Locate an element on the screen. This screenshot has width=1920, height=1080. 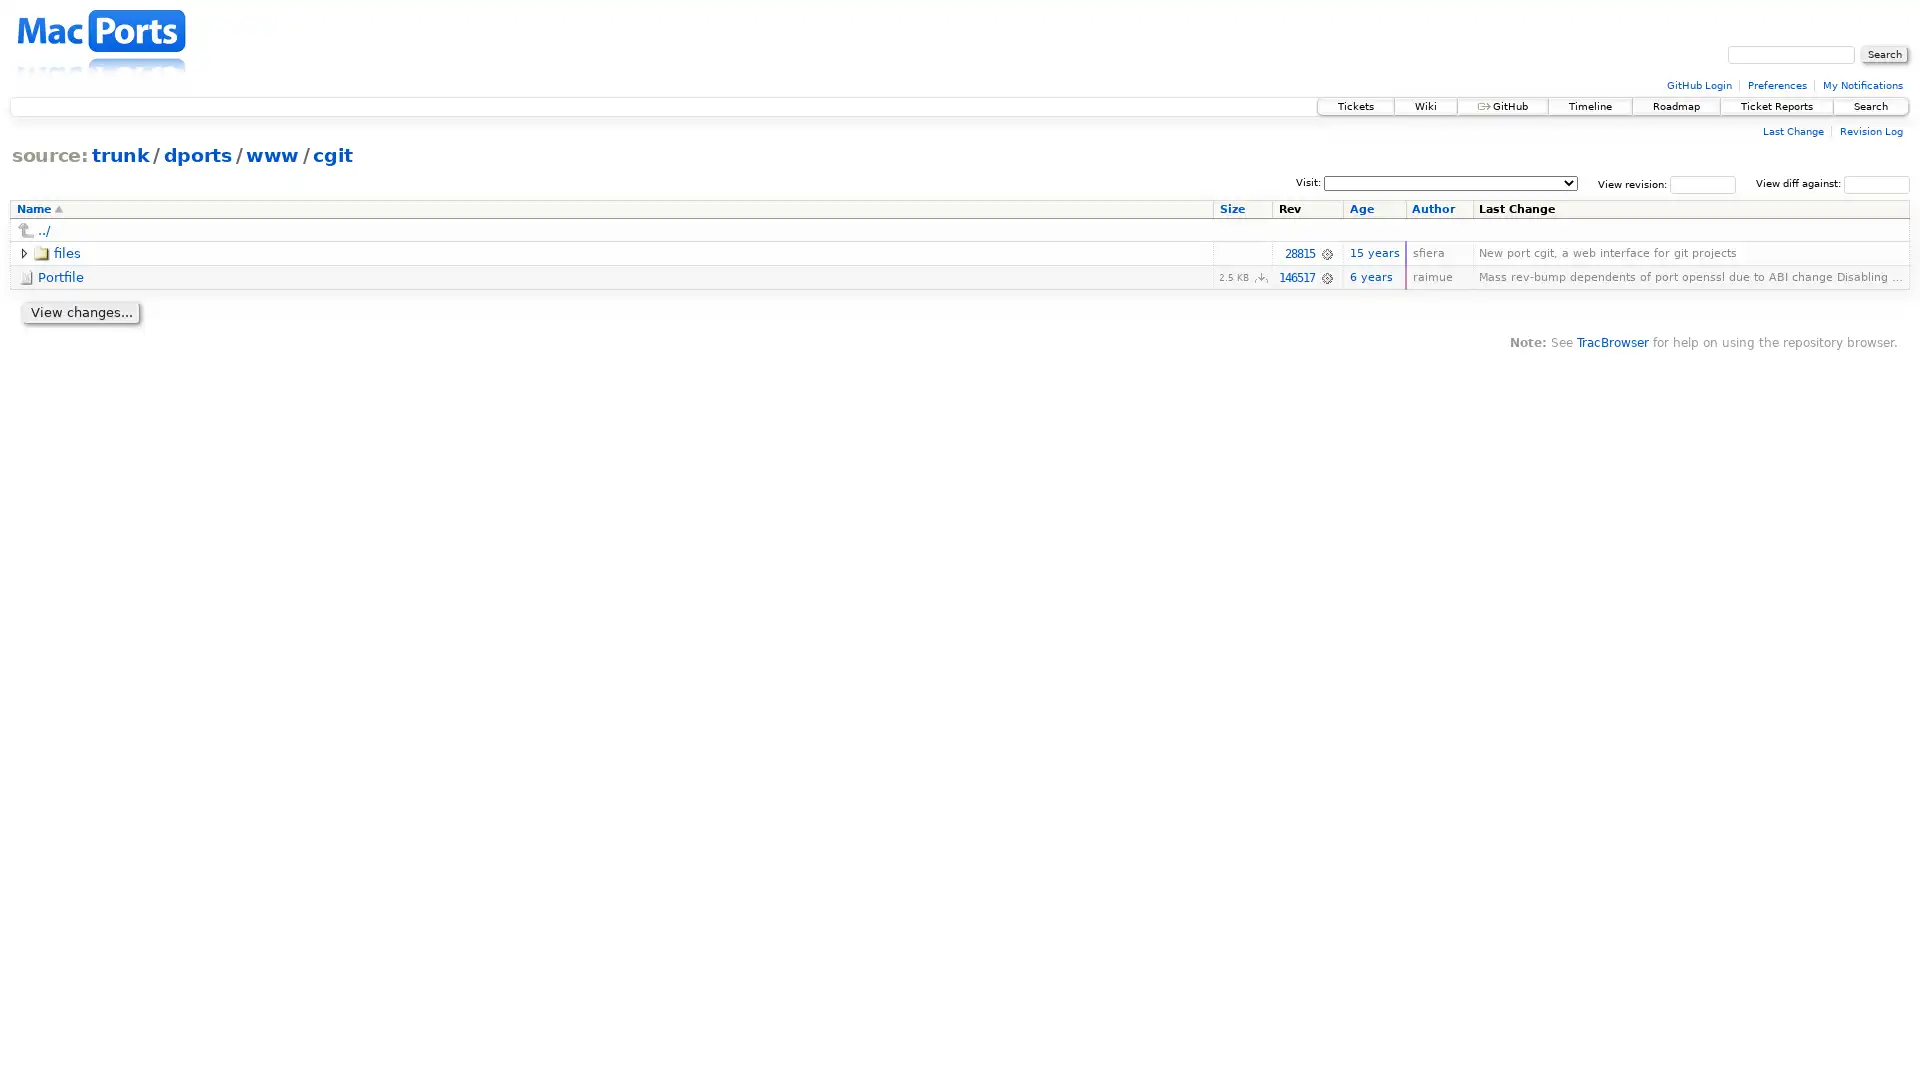
Search is located at coordinates (1884, 53).